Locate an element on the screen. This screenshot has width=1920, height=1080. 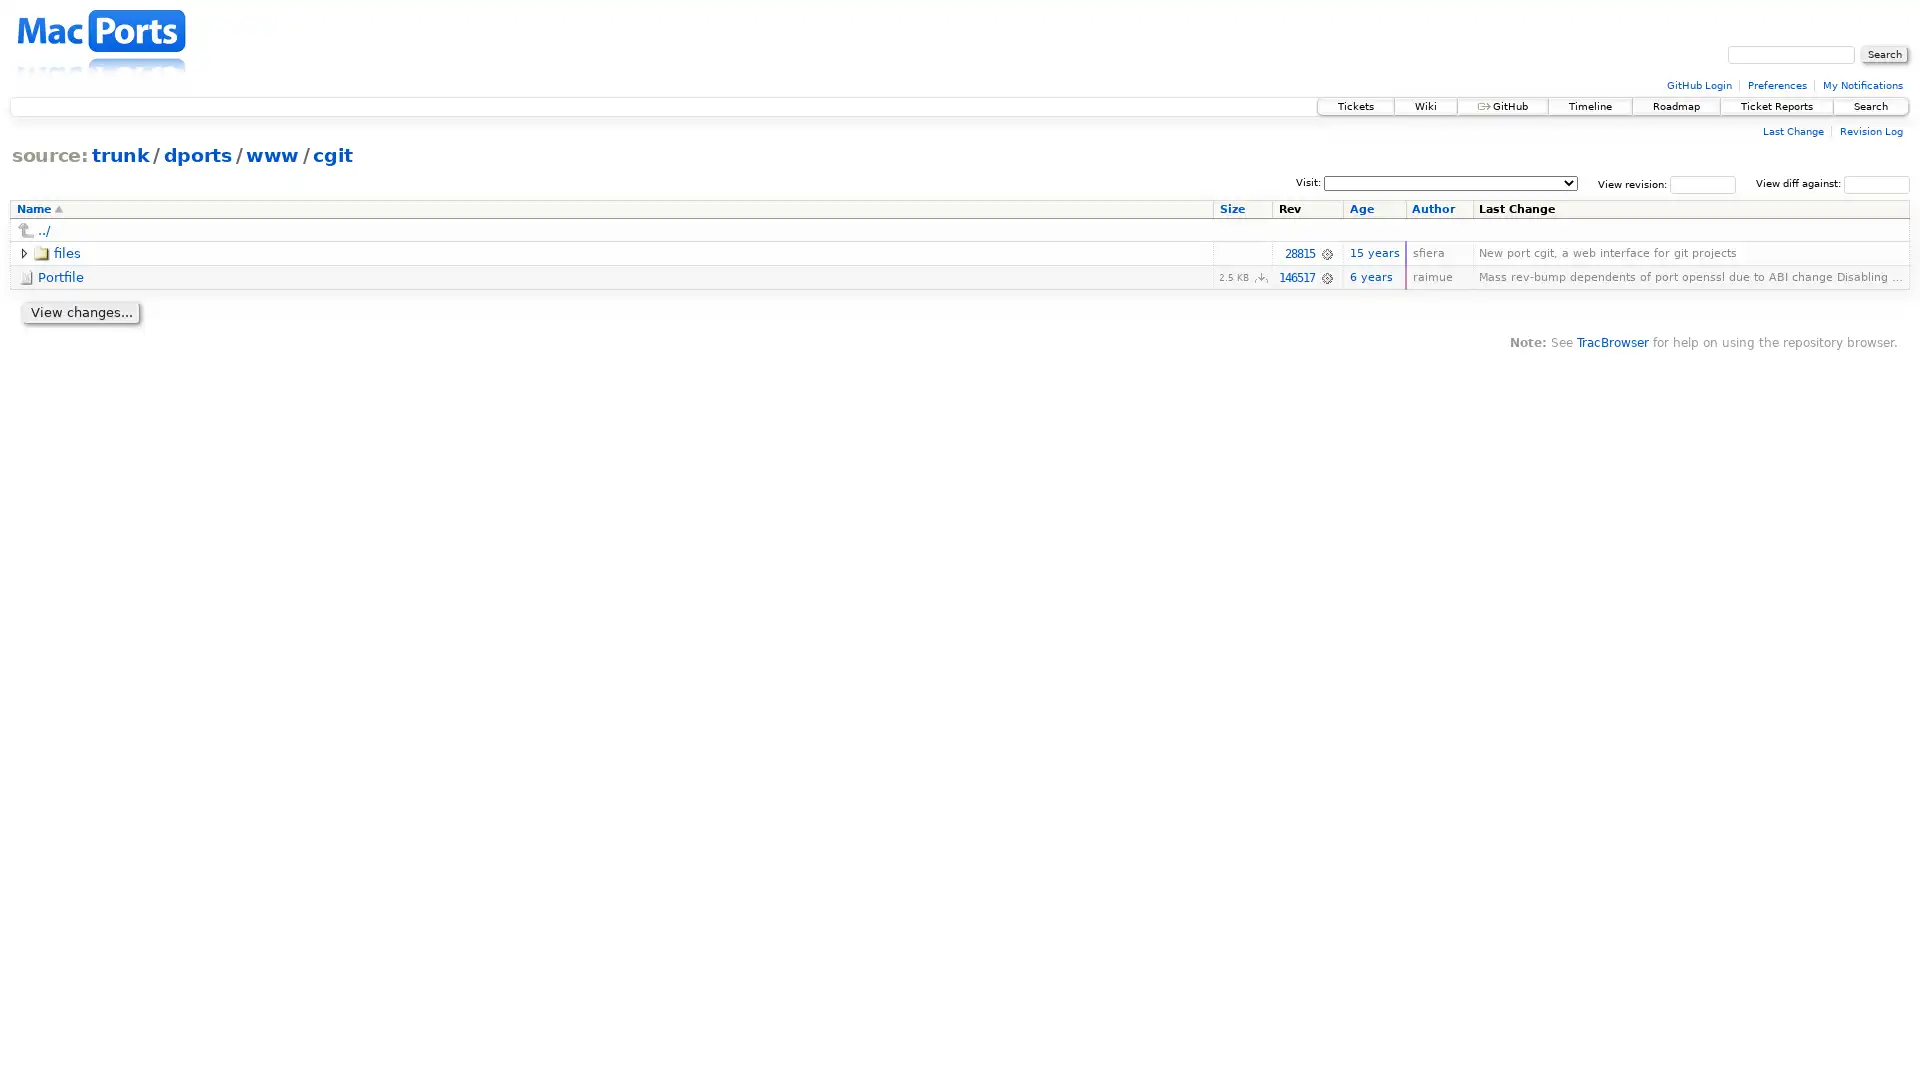
Search is located at coordinates (1884, 53).